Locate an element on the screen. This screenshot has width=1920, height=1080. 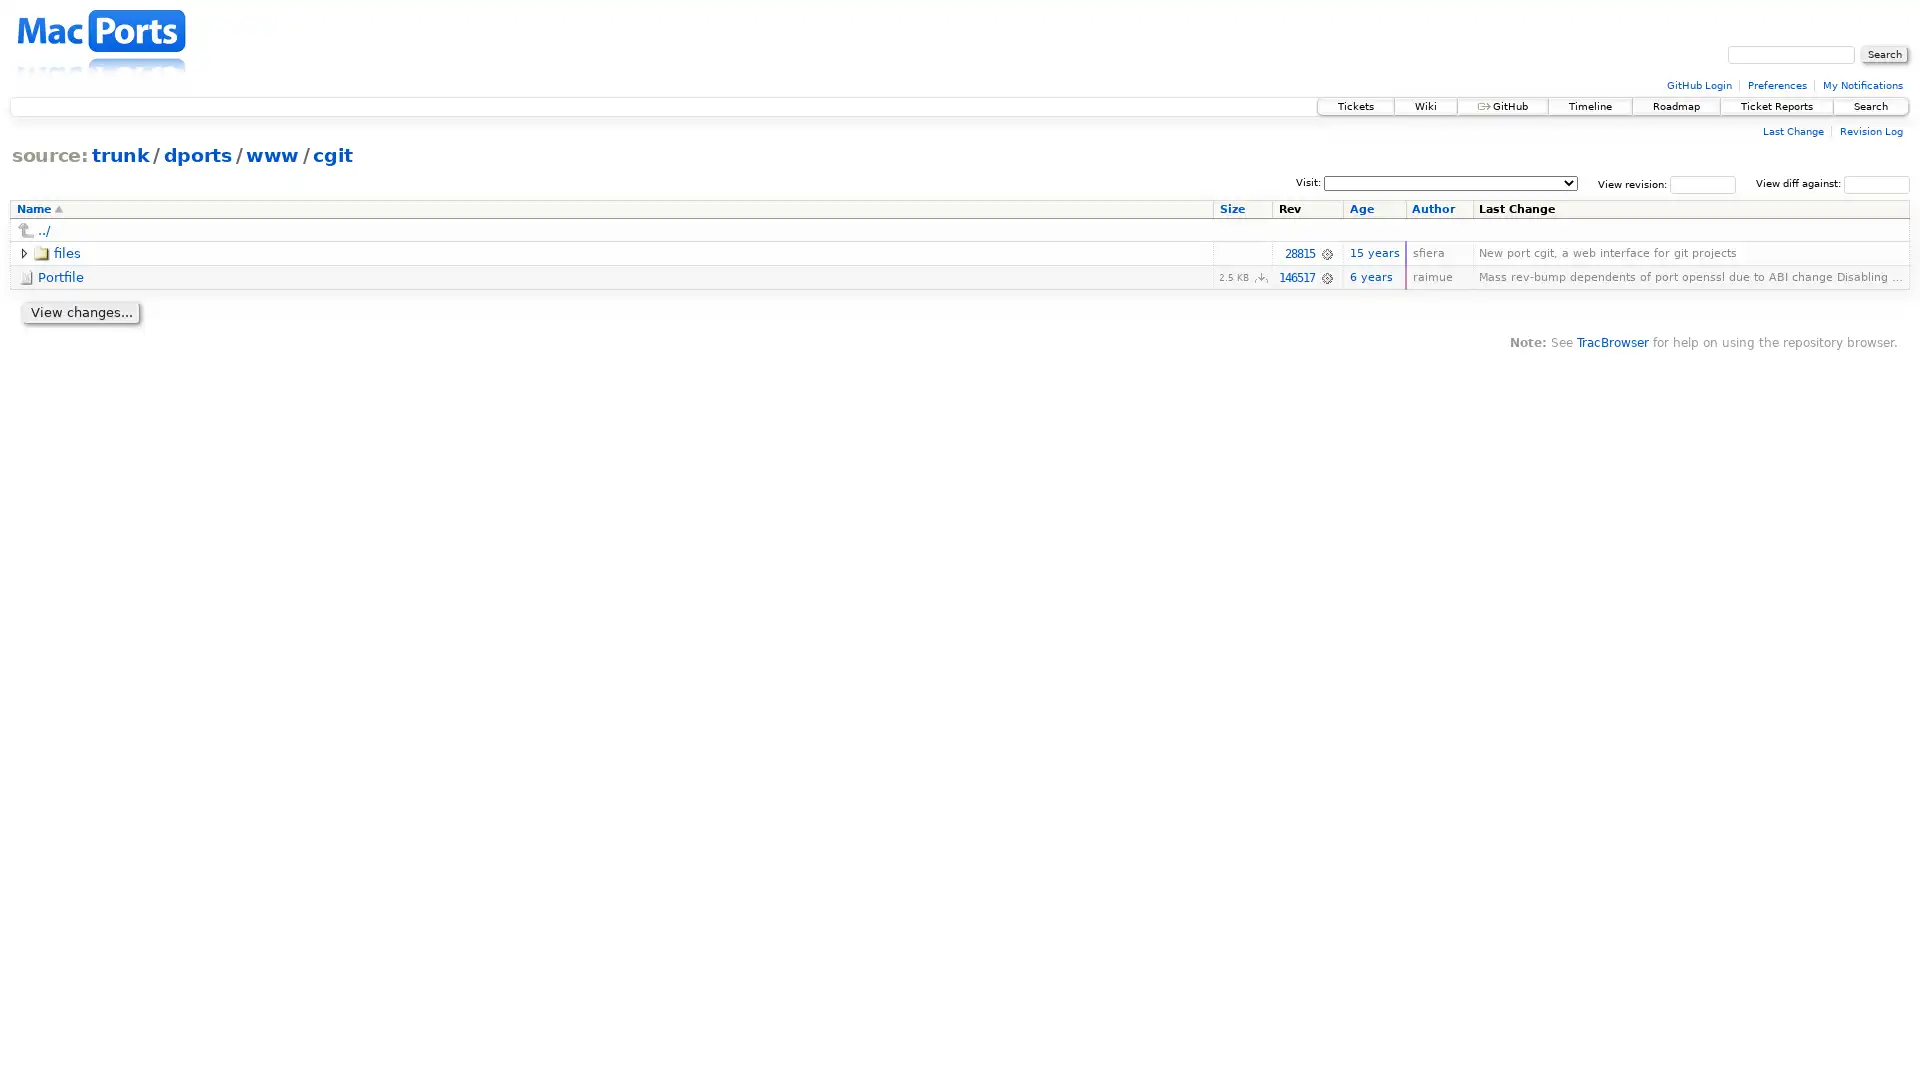
Search is located at coordinates (1884, 53).